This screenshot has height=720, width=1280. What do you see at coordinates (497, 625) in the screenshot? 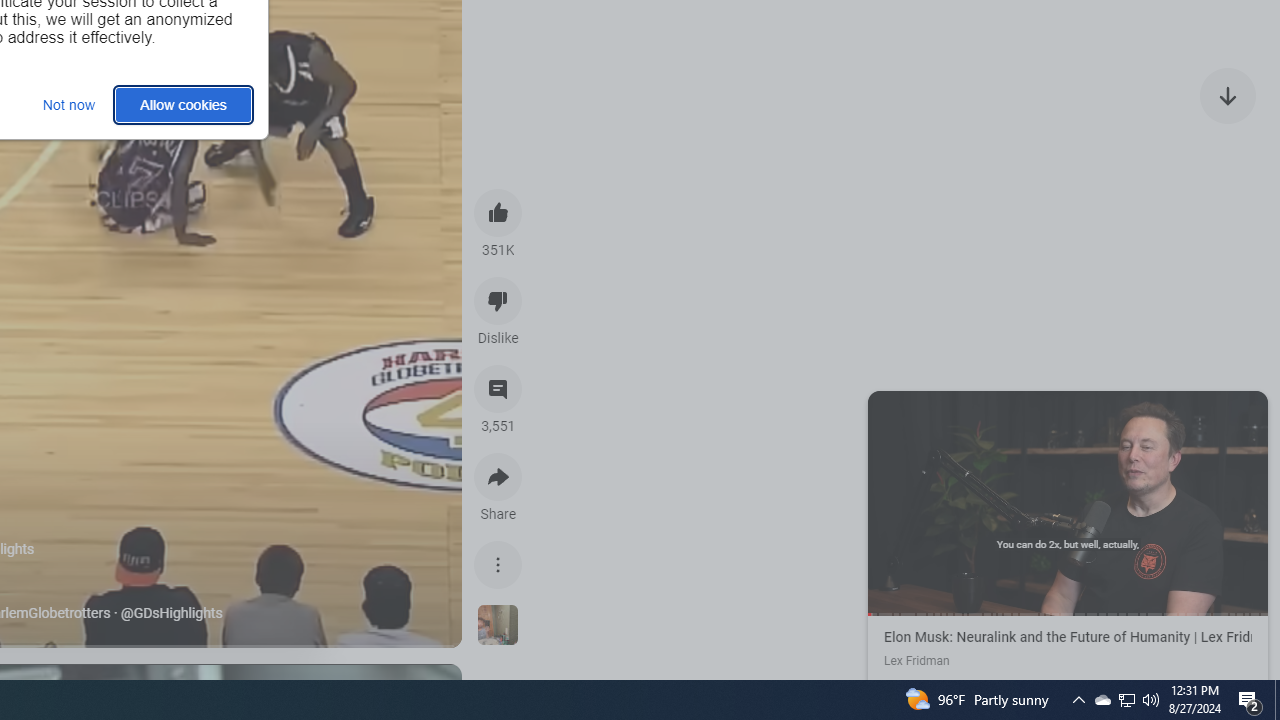
I see `'See more videos using this sound'` at bounding box center [497, 625].